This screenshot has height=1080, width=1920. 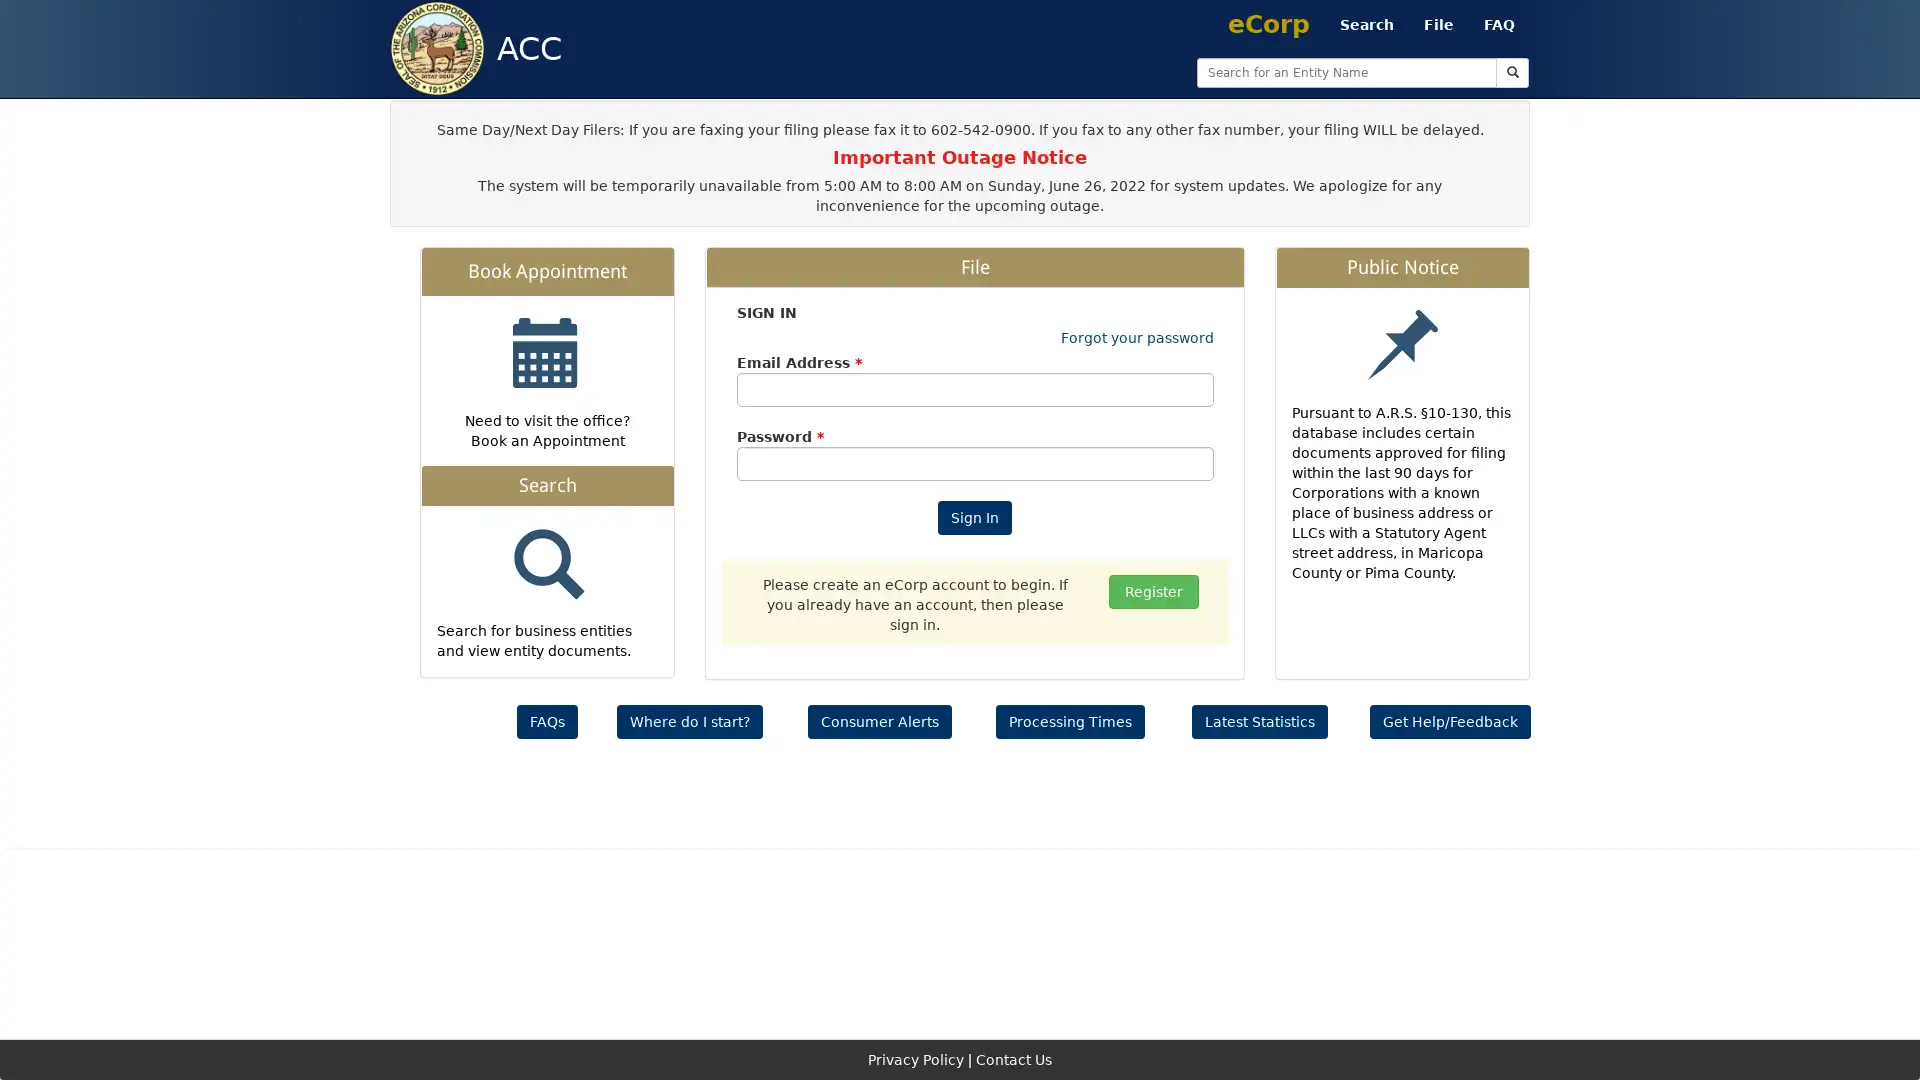 What do you see at coordinates (974, 516) in the screenshot?
I see `Sign In` at bounding box center [974, 516].